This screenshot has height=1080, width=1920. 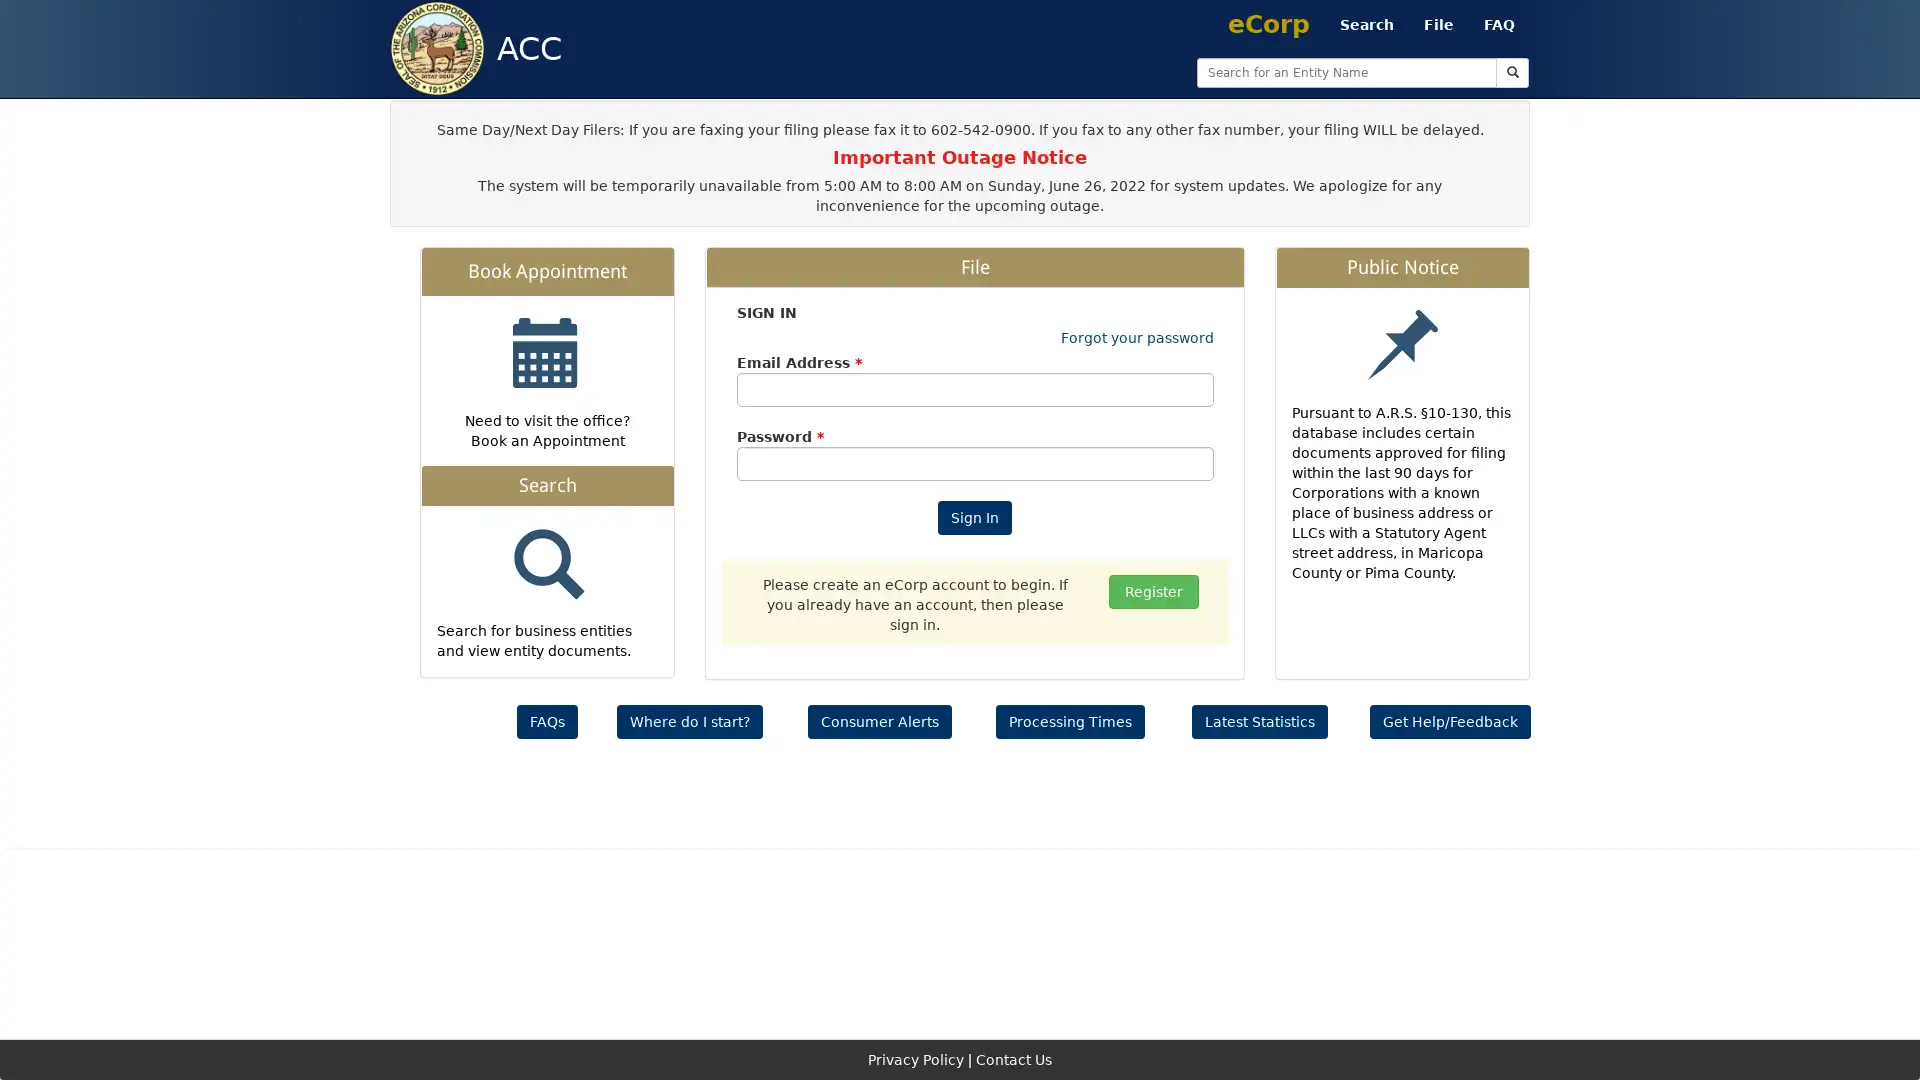 What do you see at coordinates (974, 516) in the screenshot?
I see `Sign In` at bounding box center [974, 516].